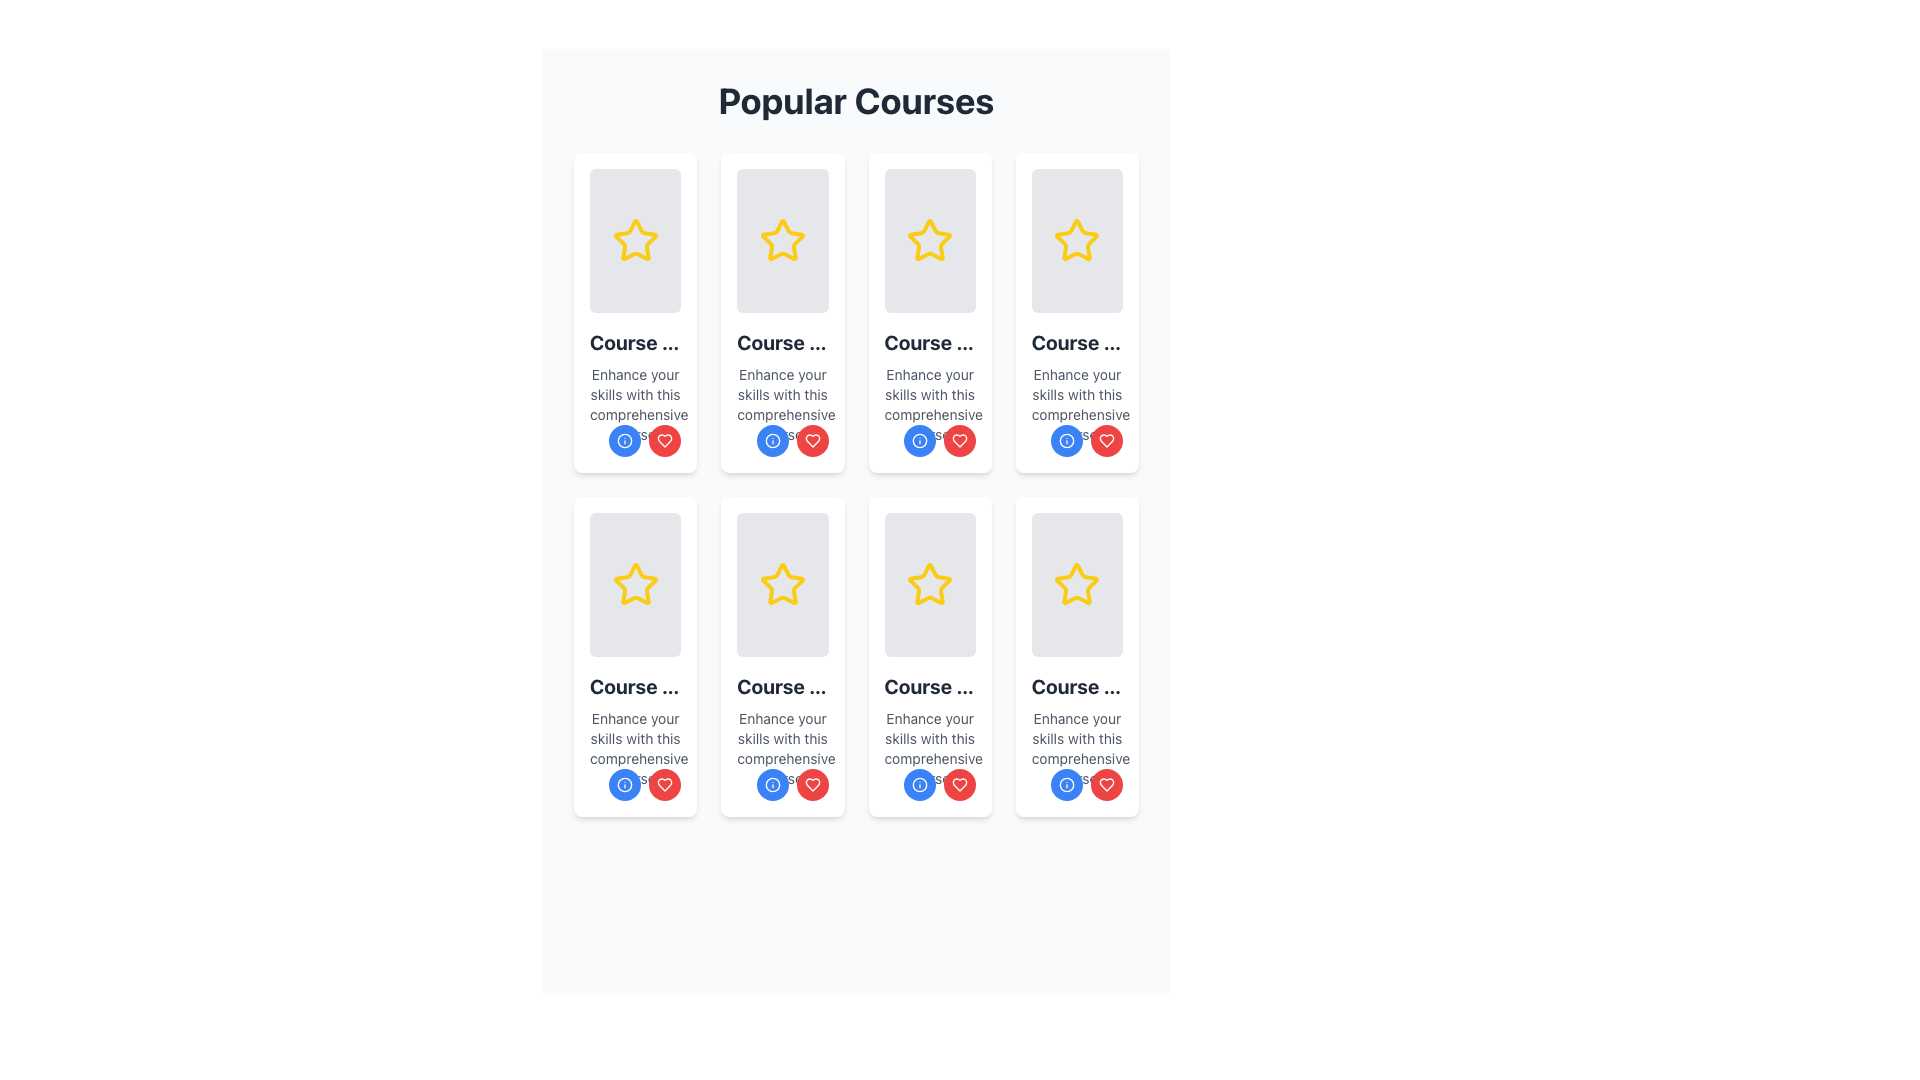 This screenshot has width=1920, height=1080. I want to click on the 'Favorite' button located in the bottom right corner of the second course card in the top row of the displayed grid to mark the item as favorite, so click(1106, 439).